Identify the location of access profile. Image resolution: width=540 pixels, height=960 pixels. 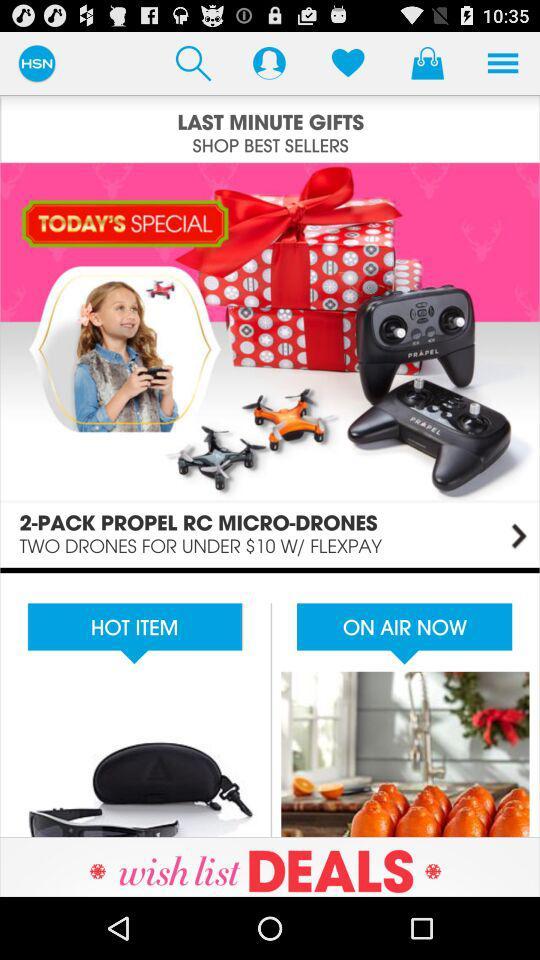
(269, 62).